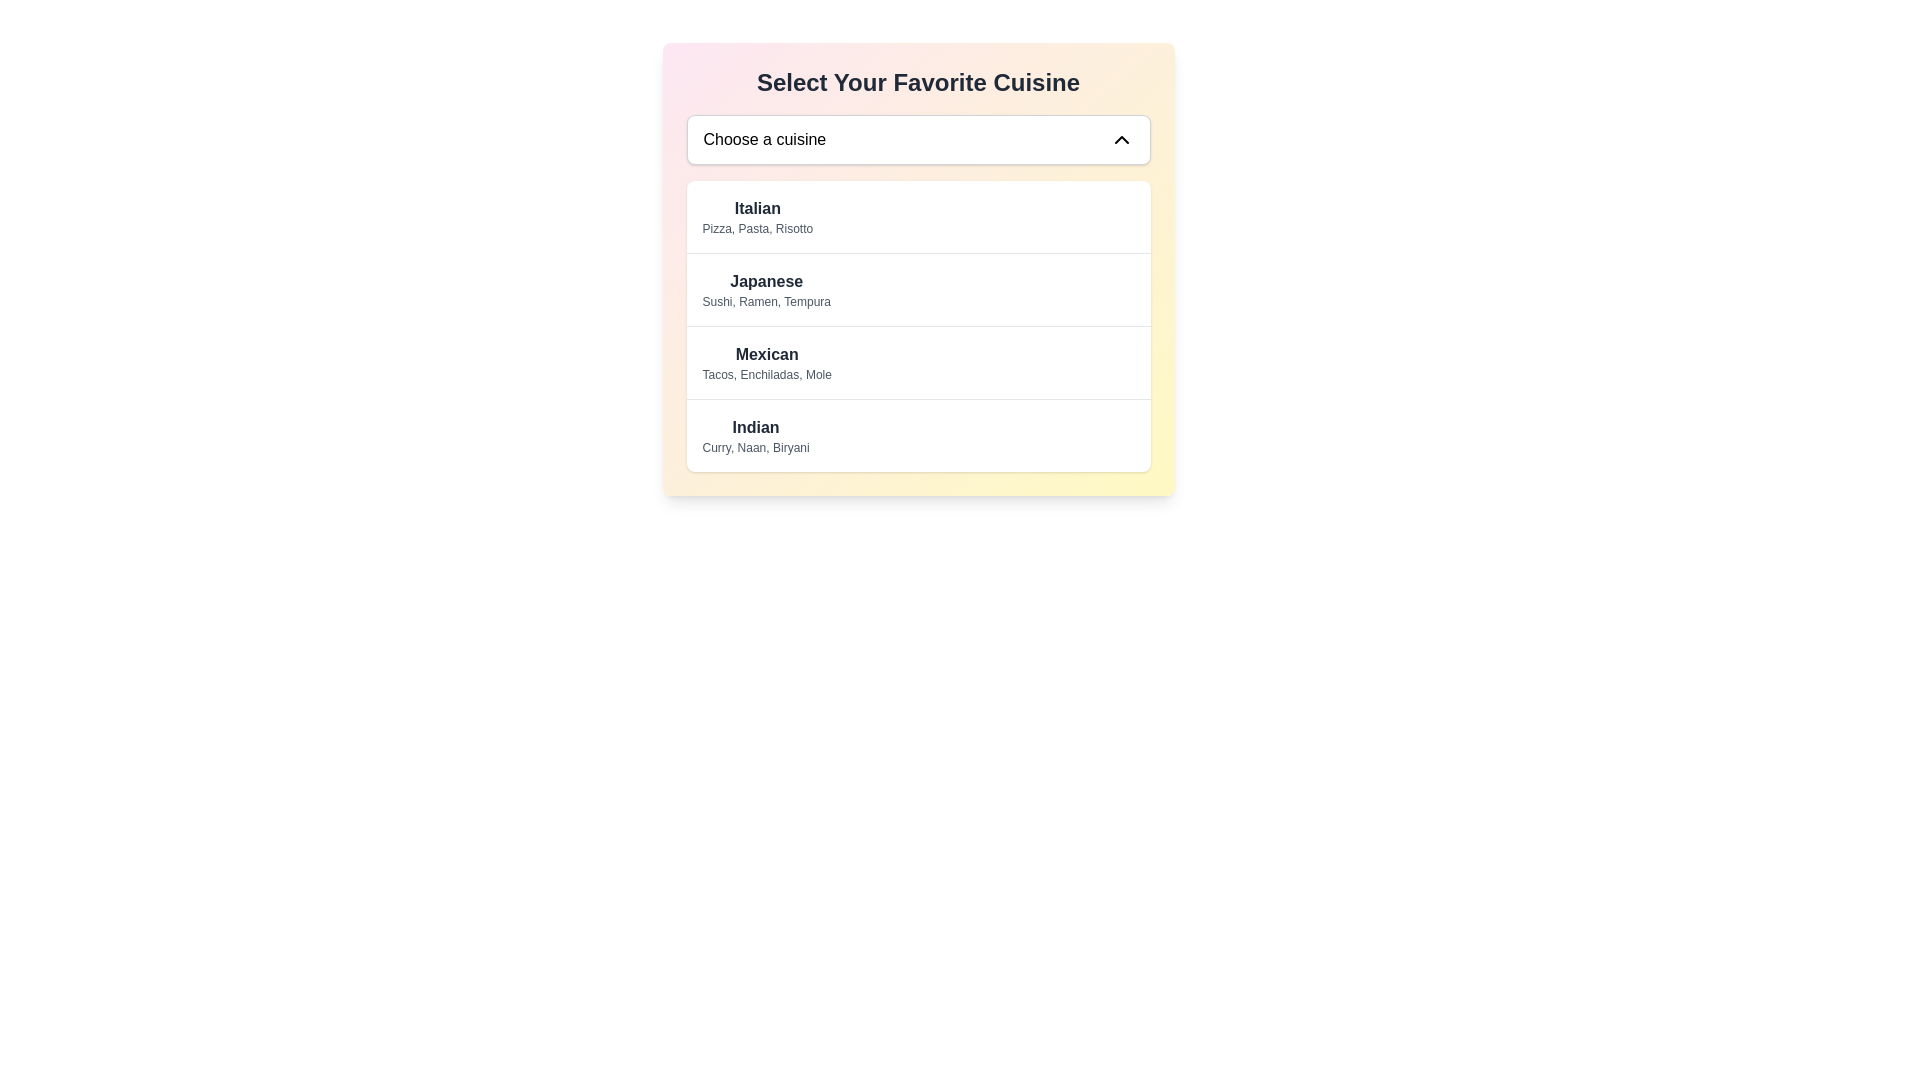  What do you see at coordinates (765, 289) in the screenshot?
I see `the composite label displaying 'Japanese' cuisine in the dropdown menu` at bounding box center [765, 289].